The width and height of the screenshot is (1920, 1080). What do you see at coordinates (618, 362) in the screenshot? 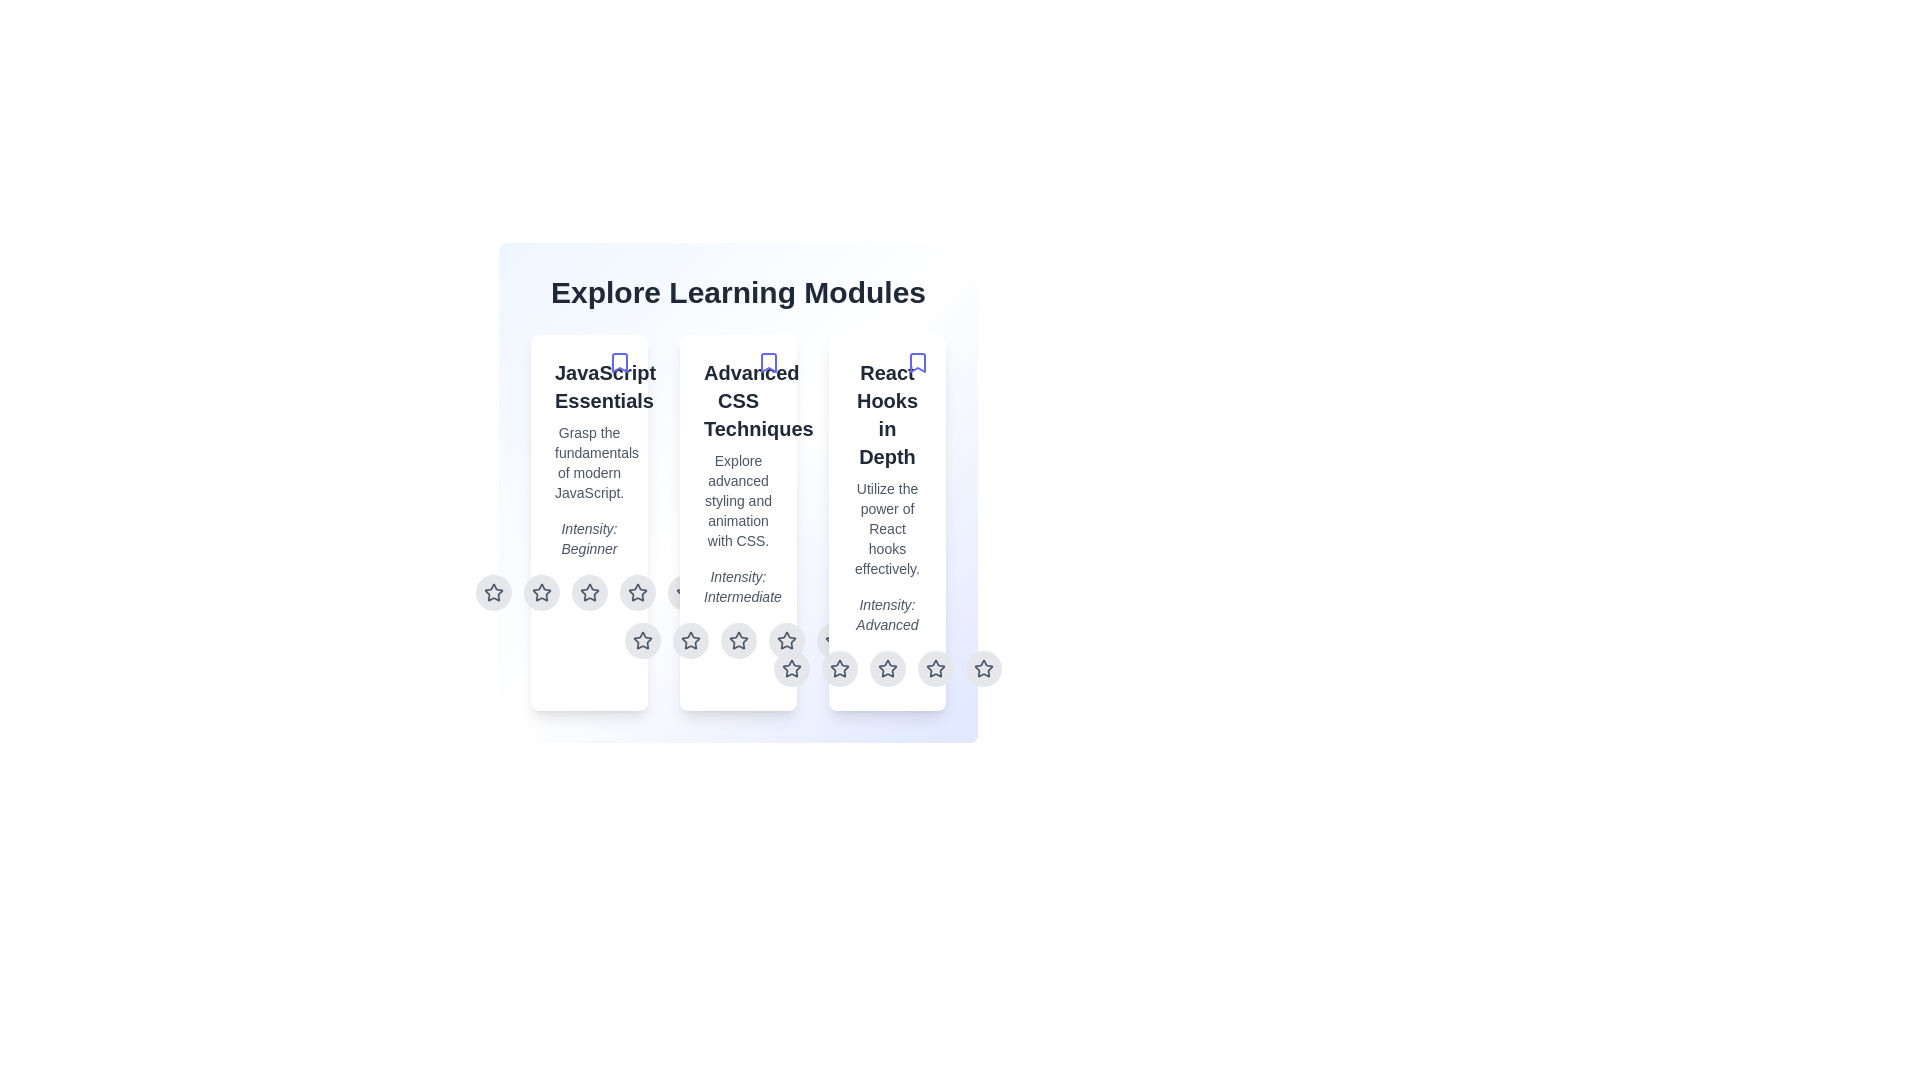
I see `the bookmark icon for the module titled 'JavaScript Essentials'` at bounding box center [618, 362].